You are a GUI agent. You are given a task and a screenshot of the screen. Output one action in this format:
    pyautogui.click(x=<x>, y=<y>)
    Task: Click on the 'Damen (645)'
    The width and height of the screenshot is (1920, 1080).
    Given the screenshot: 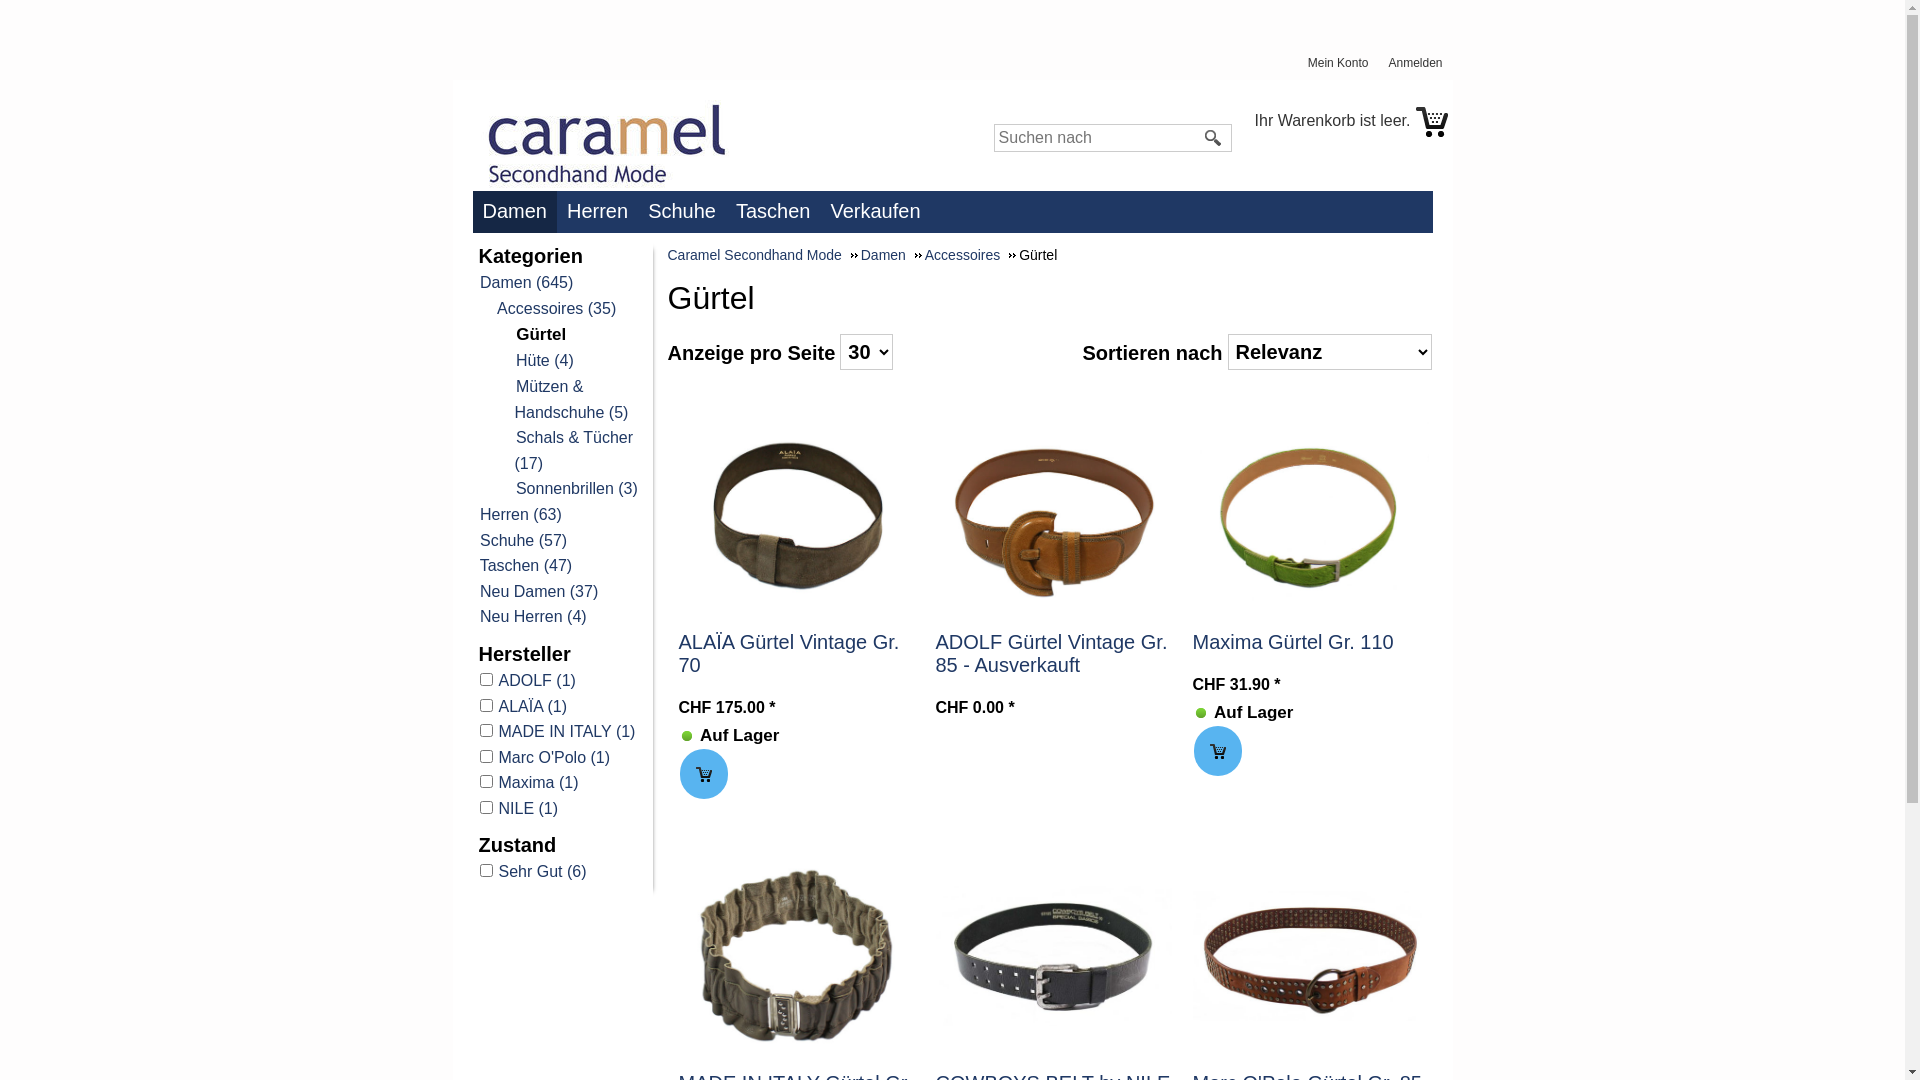 What is the action you would take?
    pyautogui.click(x=525, y=282)
    